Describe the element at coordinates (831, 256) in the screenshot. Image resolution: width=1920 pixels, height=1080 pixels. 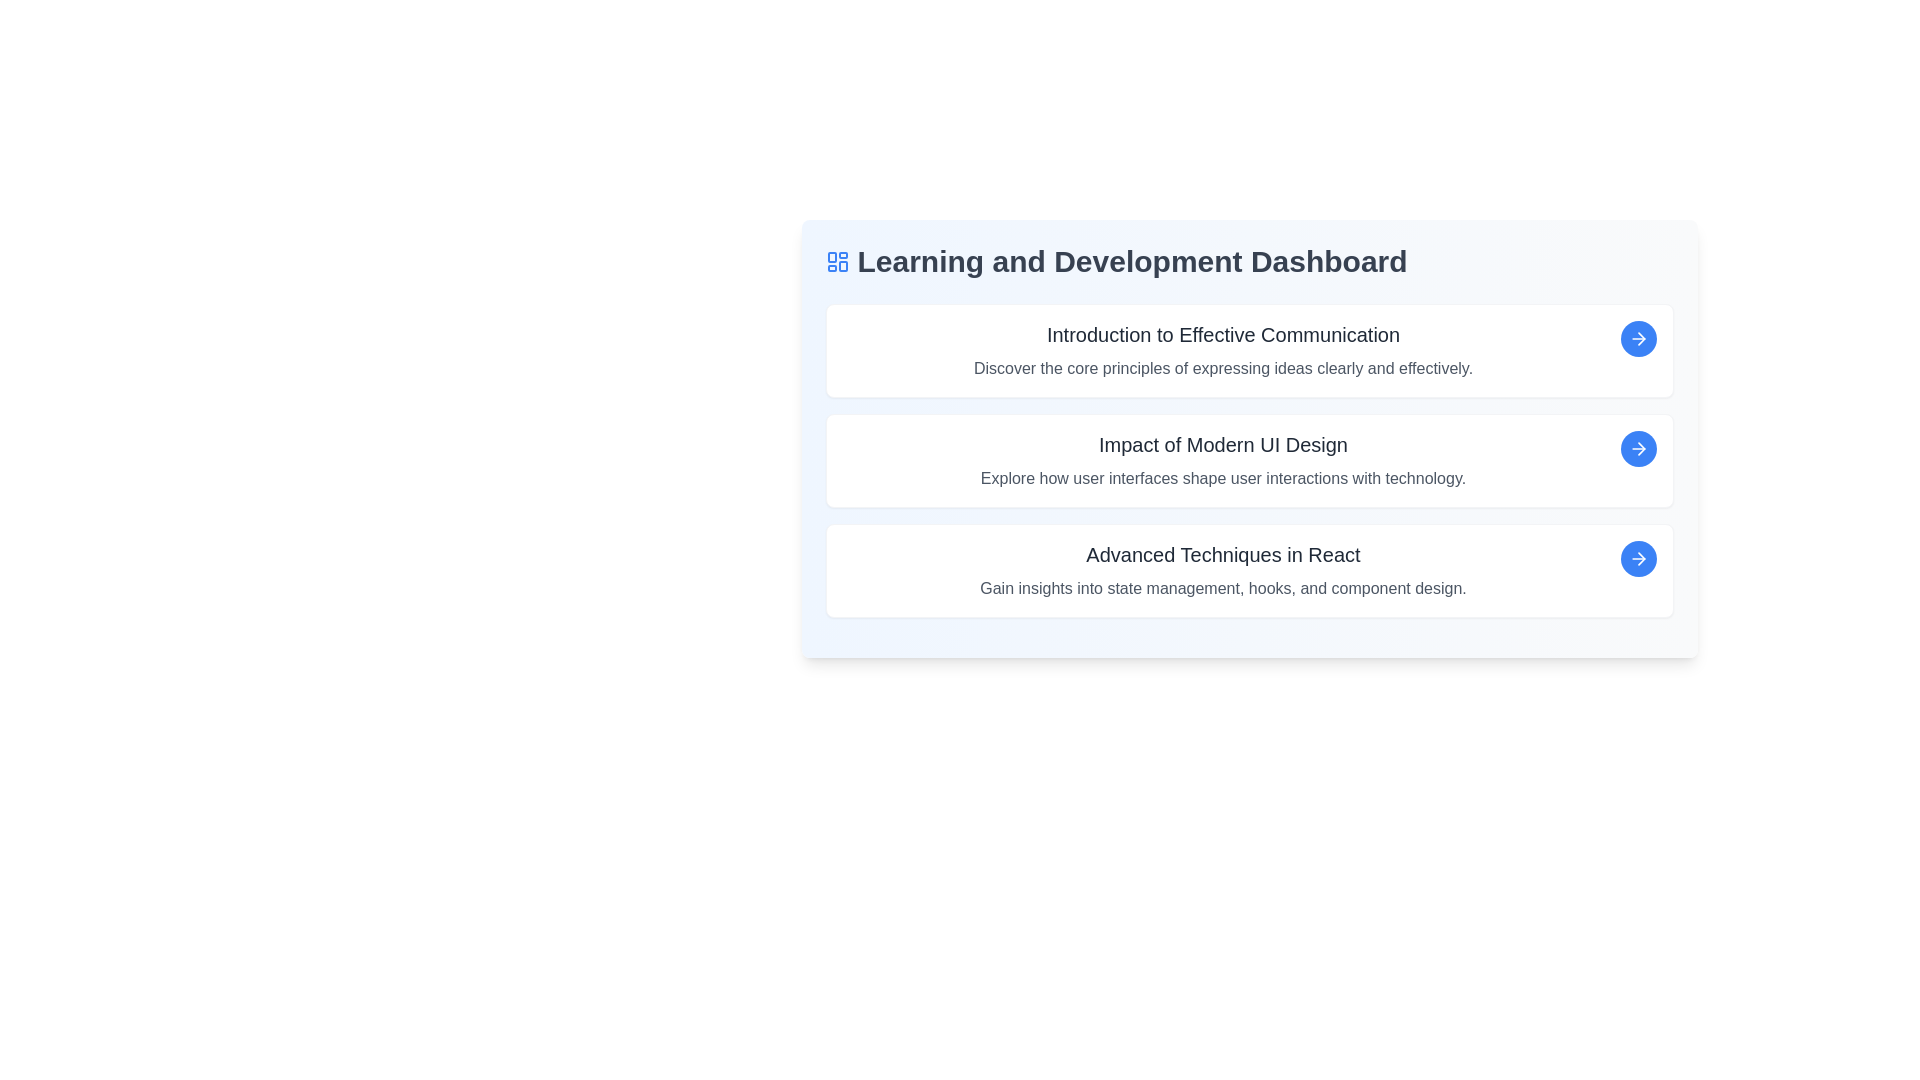
I see `the small rectangular graphical indicator with rounded corners and a blue outline, located in the top-left corner of the grid structure, preceding the 'Learning and Development Dashboard' title` at that location.